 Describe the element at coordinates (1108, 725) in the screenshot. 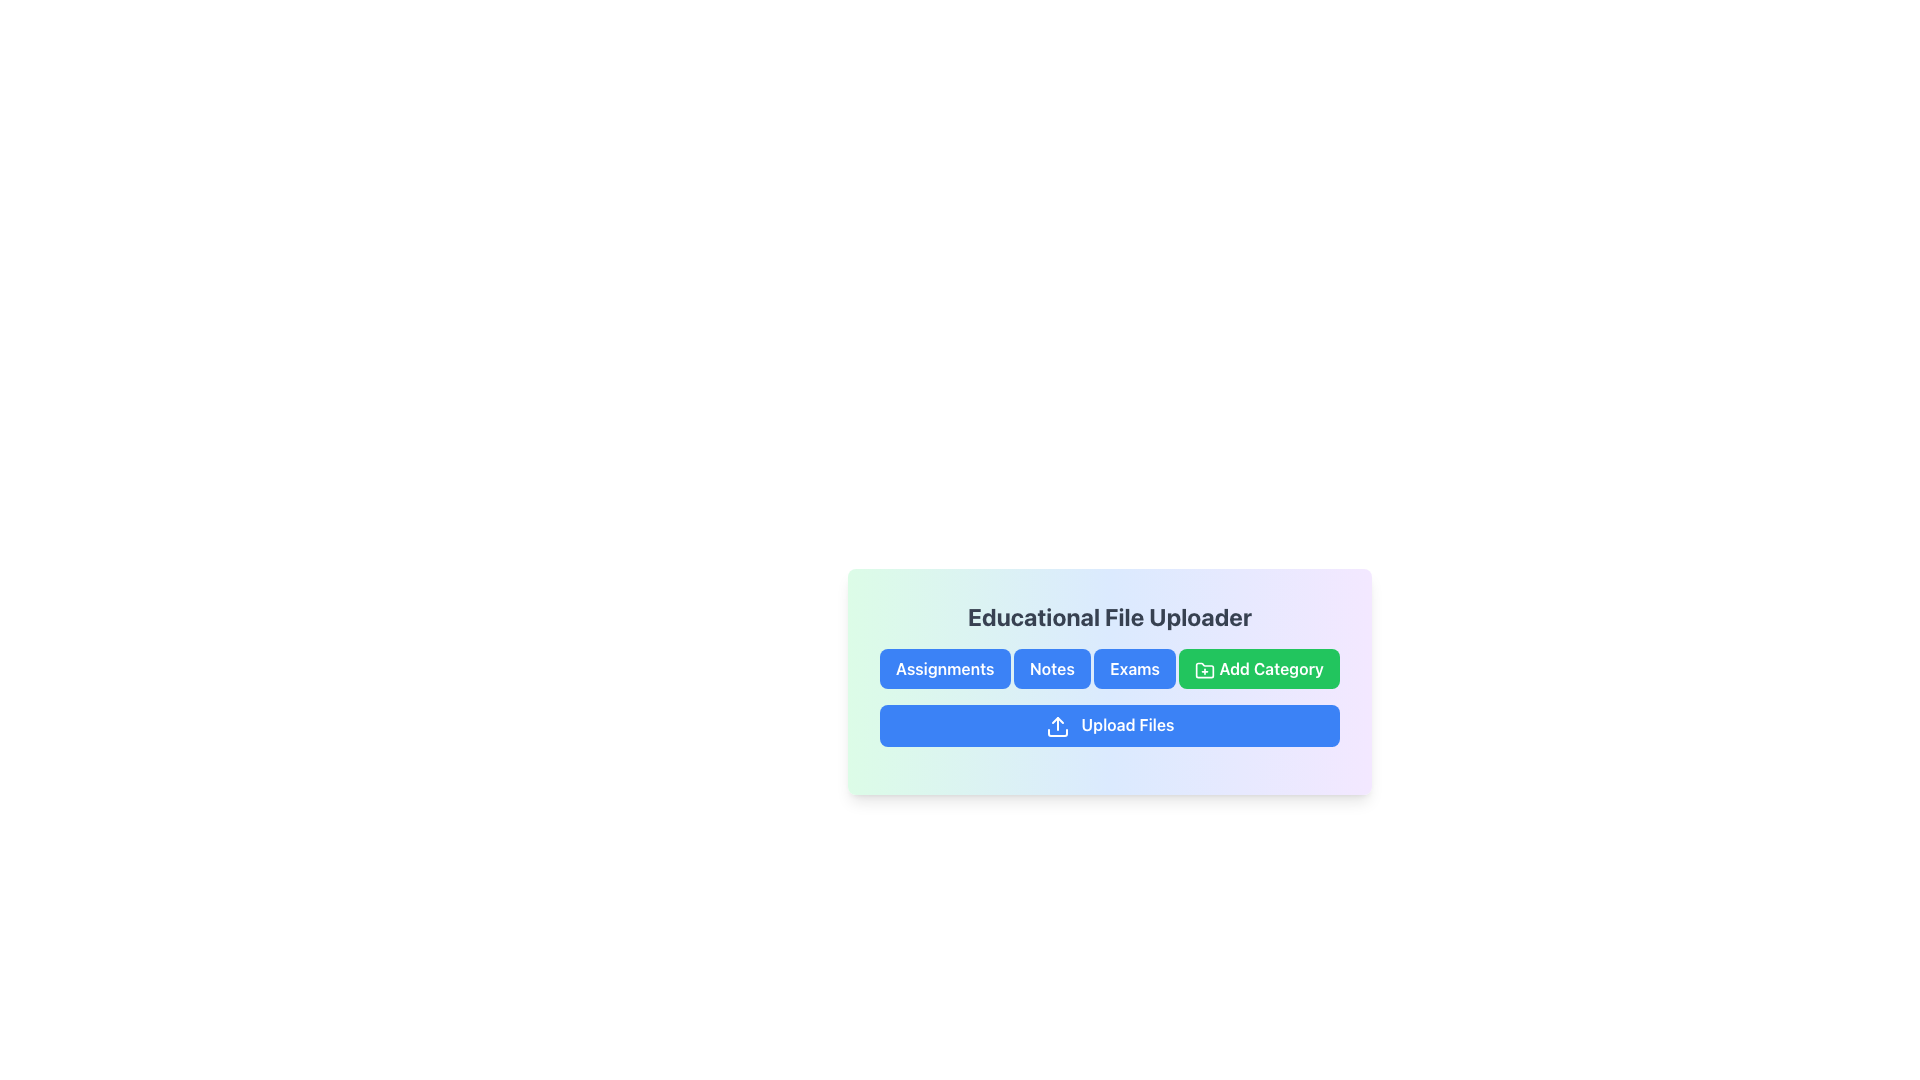

I see `the 'Upload Files' button, which has a blue background, white text, and an upload icon` at that location.